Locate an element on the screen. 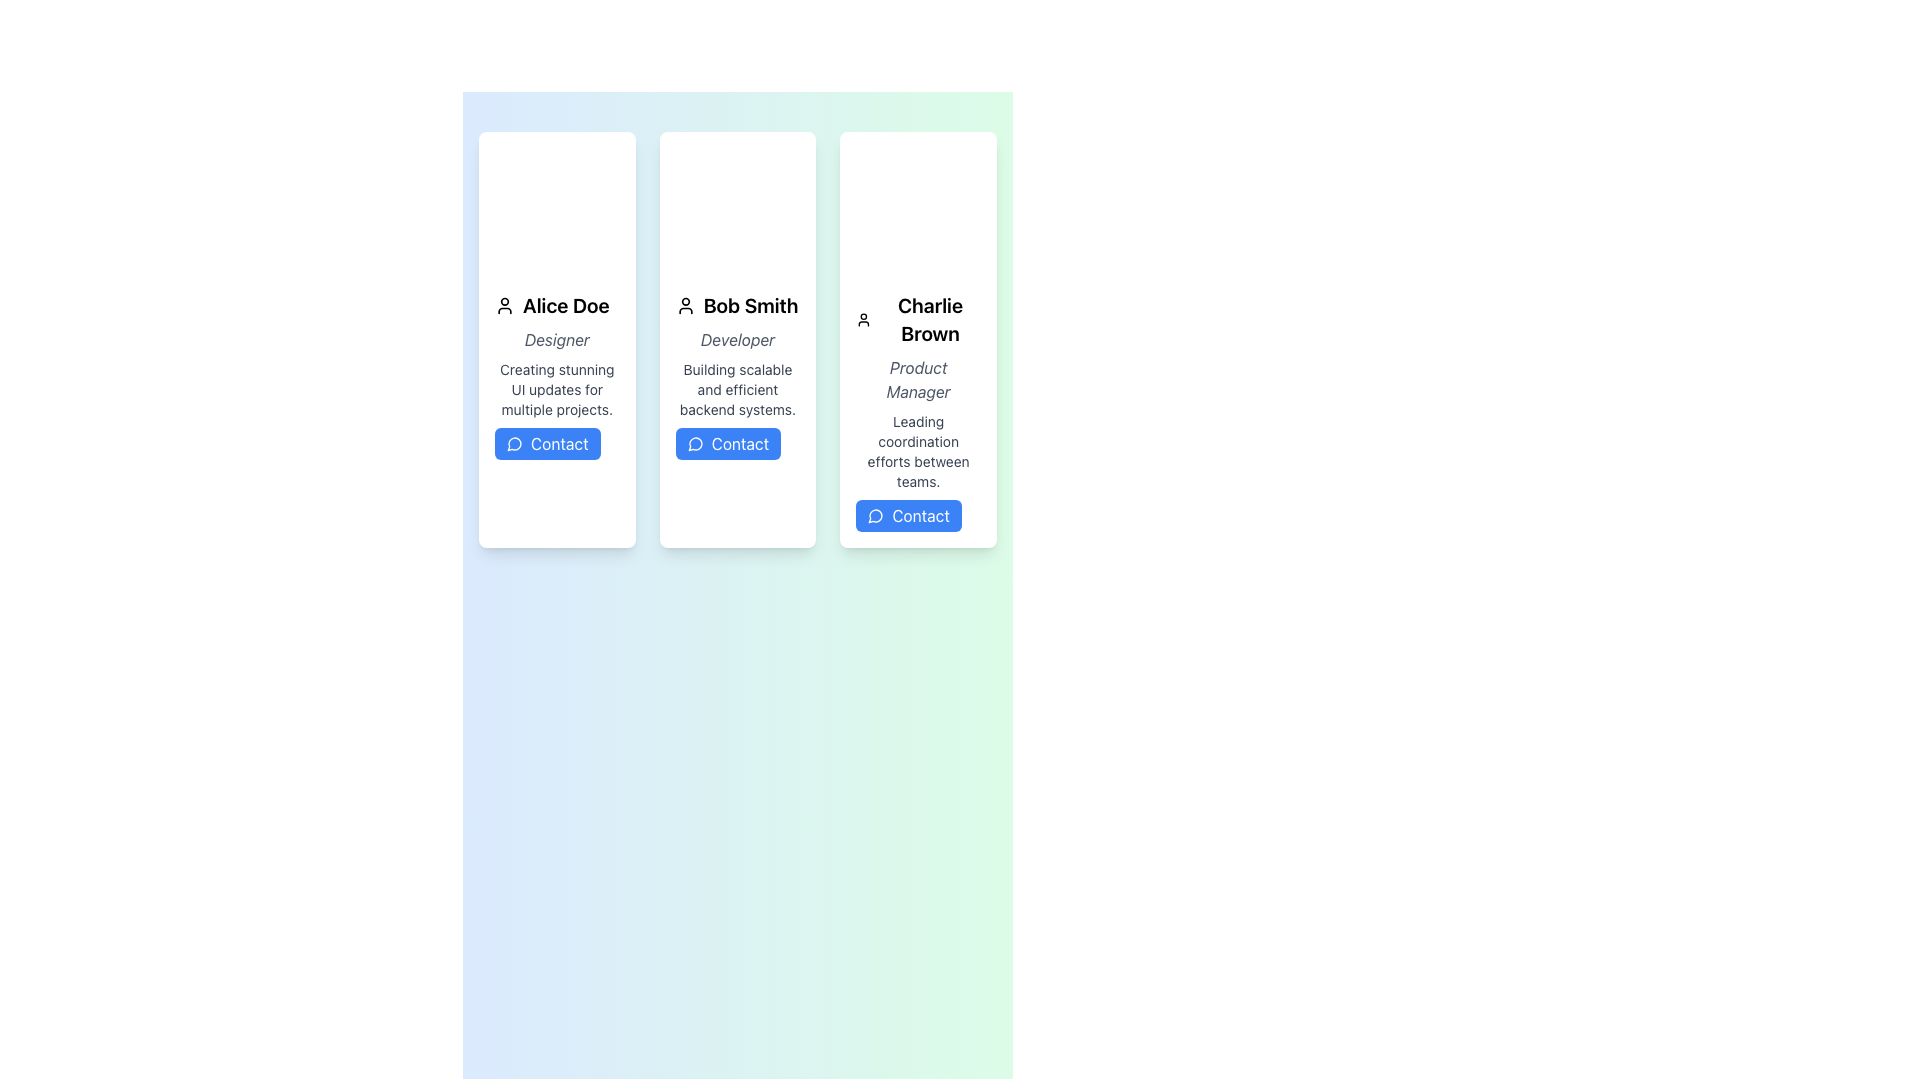 This screenshot has height=1080, width=1920. the text label indicating the role 'Developer' associated with 'Bob Smith' is located at coordinates (737, 338).